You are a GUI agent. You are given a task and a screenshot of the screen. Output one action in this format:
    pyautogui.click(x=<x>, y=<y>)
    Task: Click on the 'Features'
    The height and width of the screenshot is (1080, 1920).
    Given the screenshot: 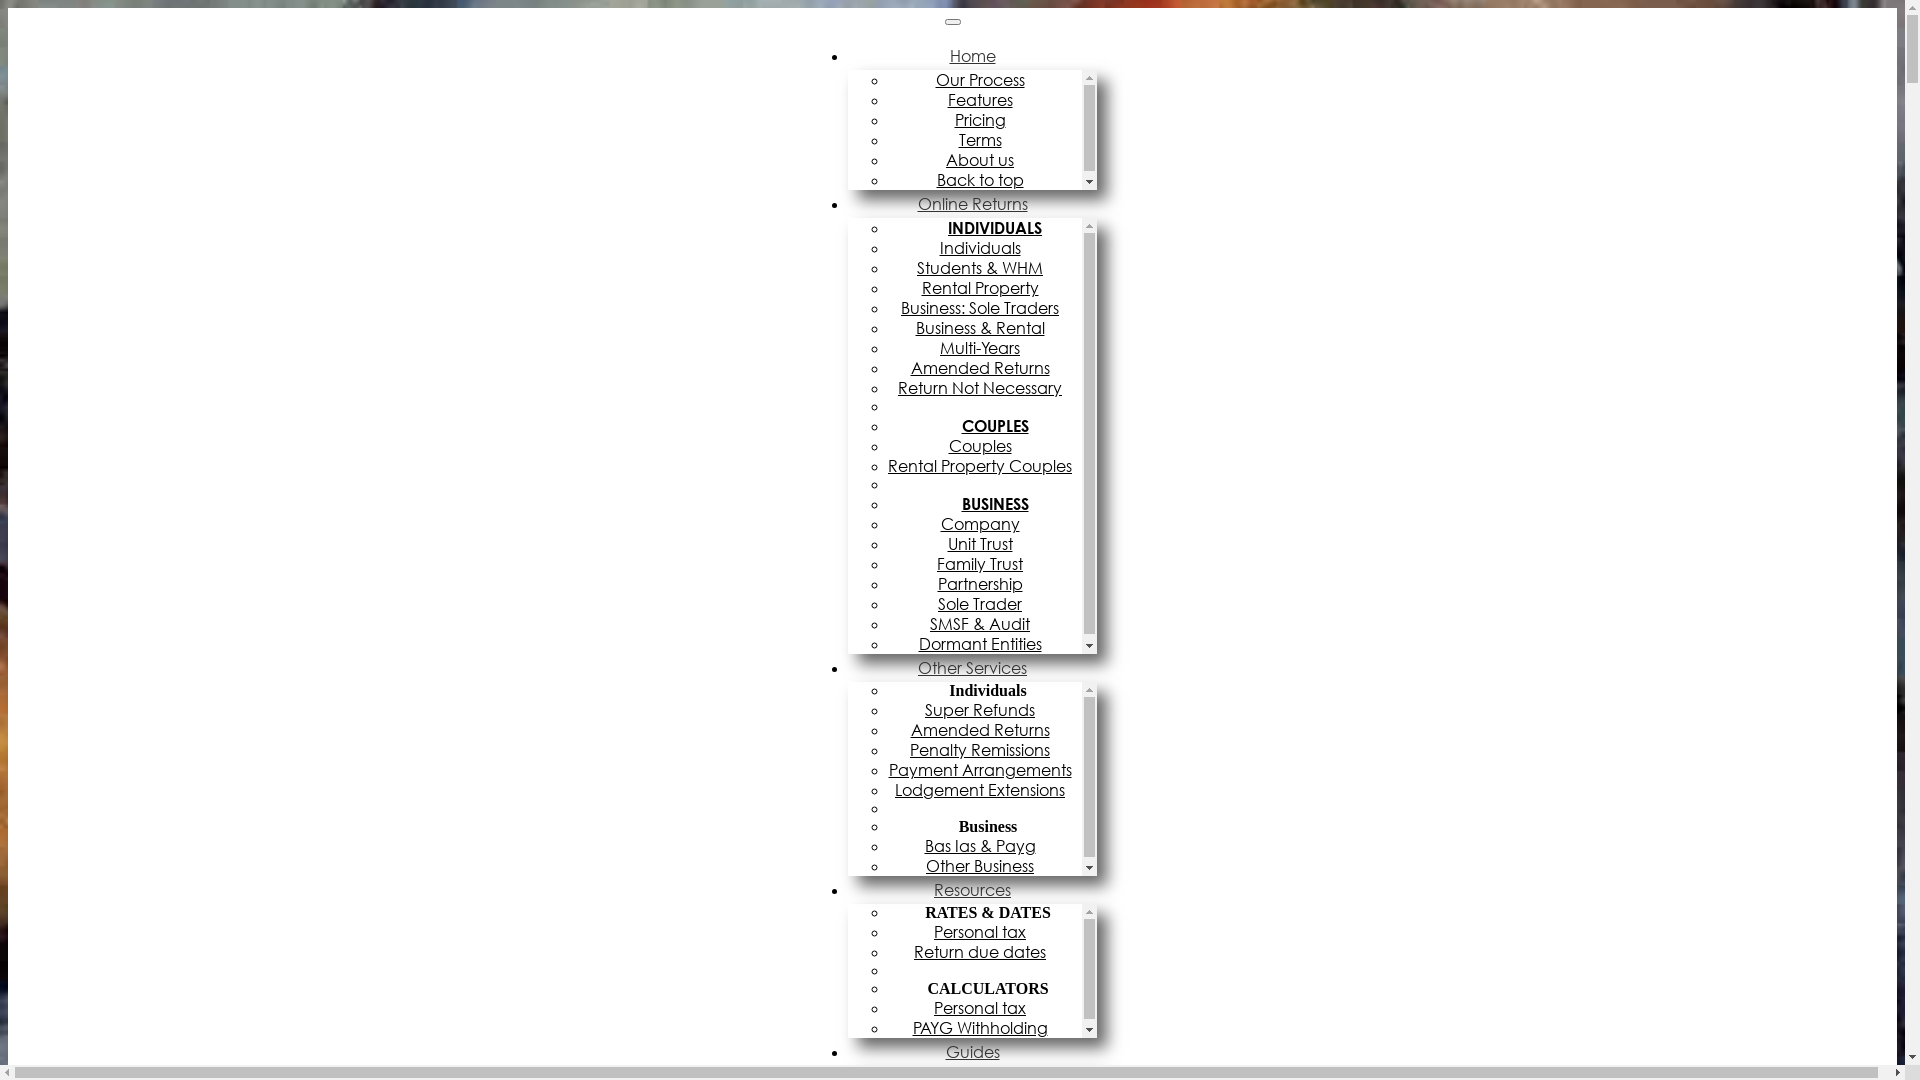 What is the action you would take?
    pyautogui.click(x=947, y=100)
    